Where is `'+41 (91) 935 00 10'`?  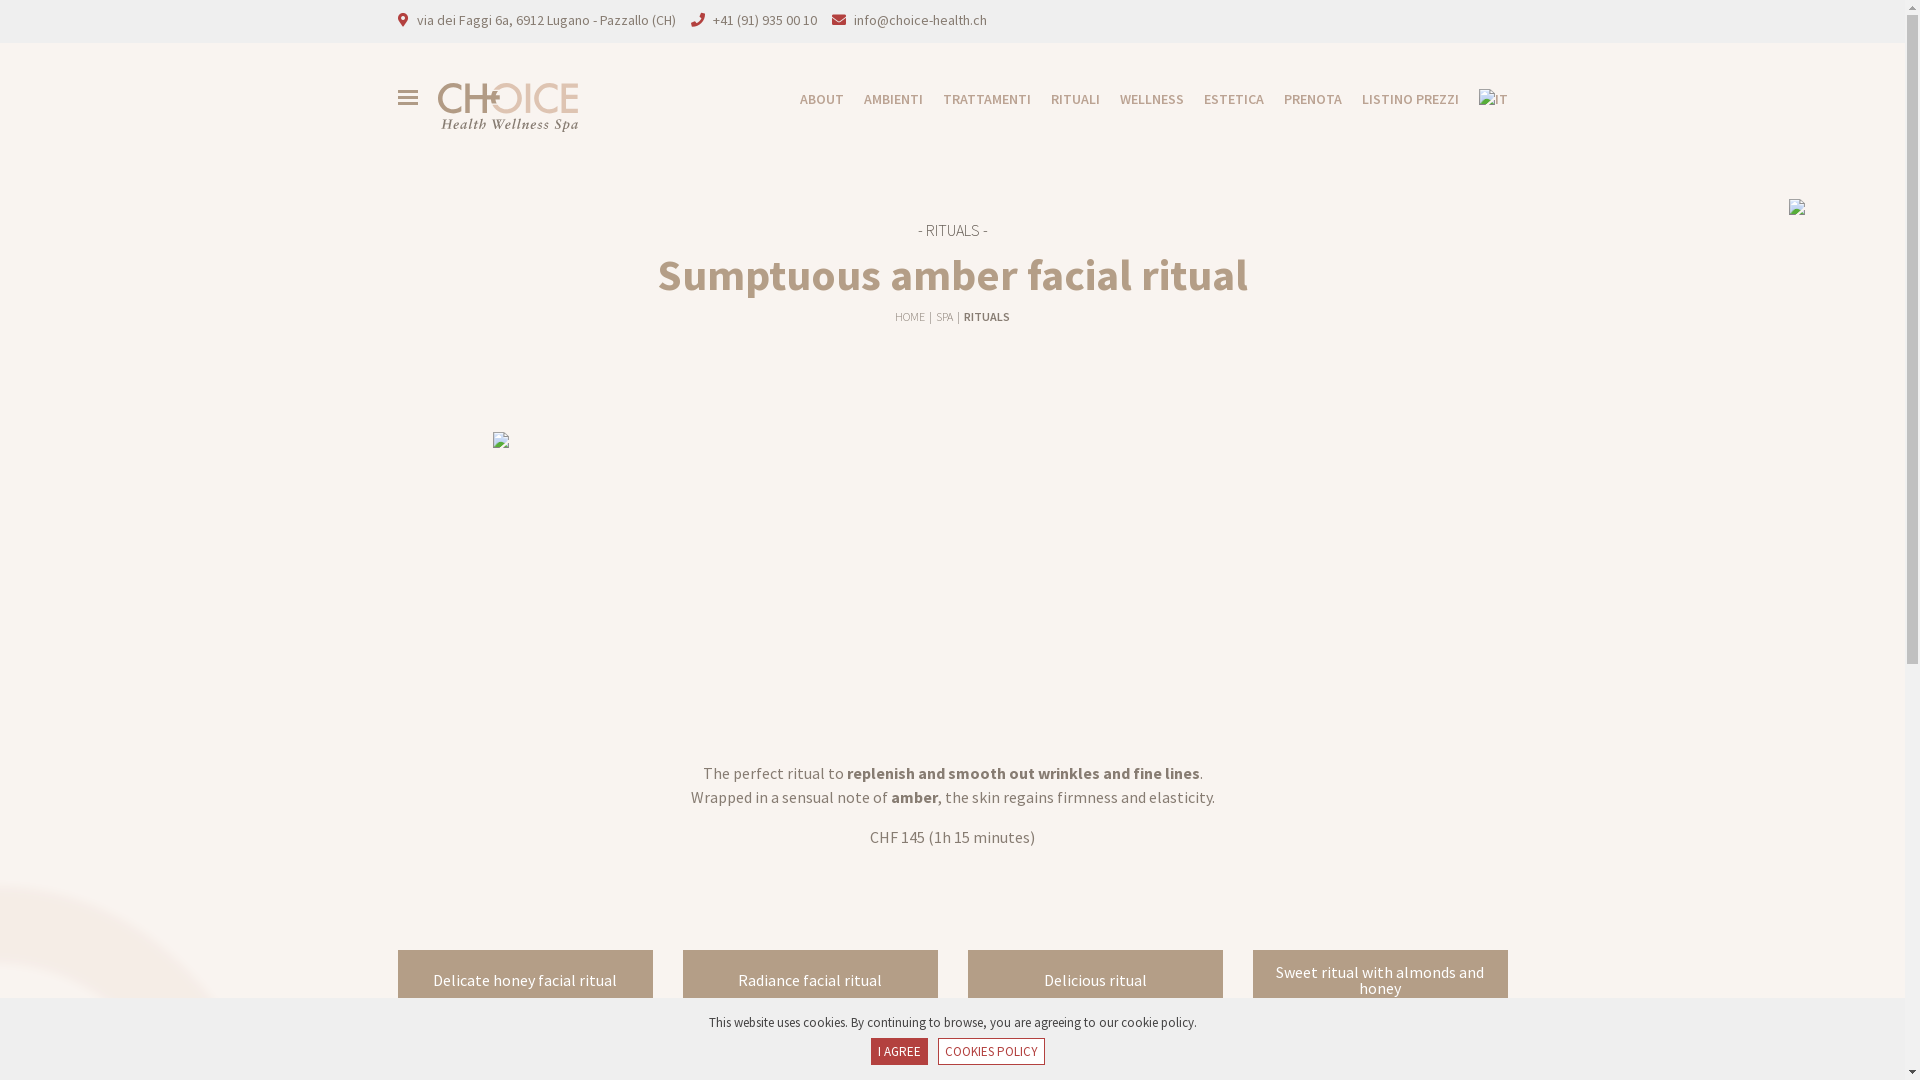
'+41 (91) 935 00 10' is located at coordinates (762, 19).